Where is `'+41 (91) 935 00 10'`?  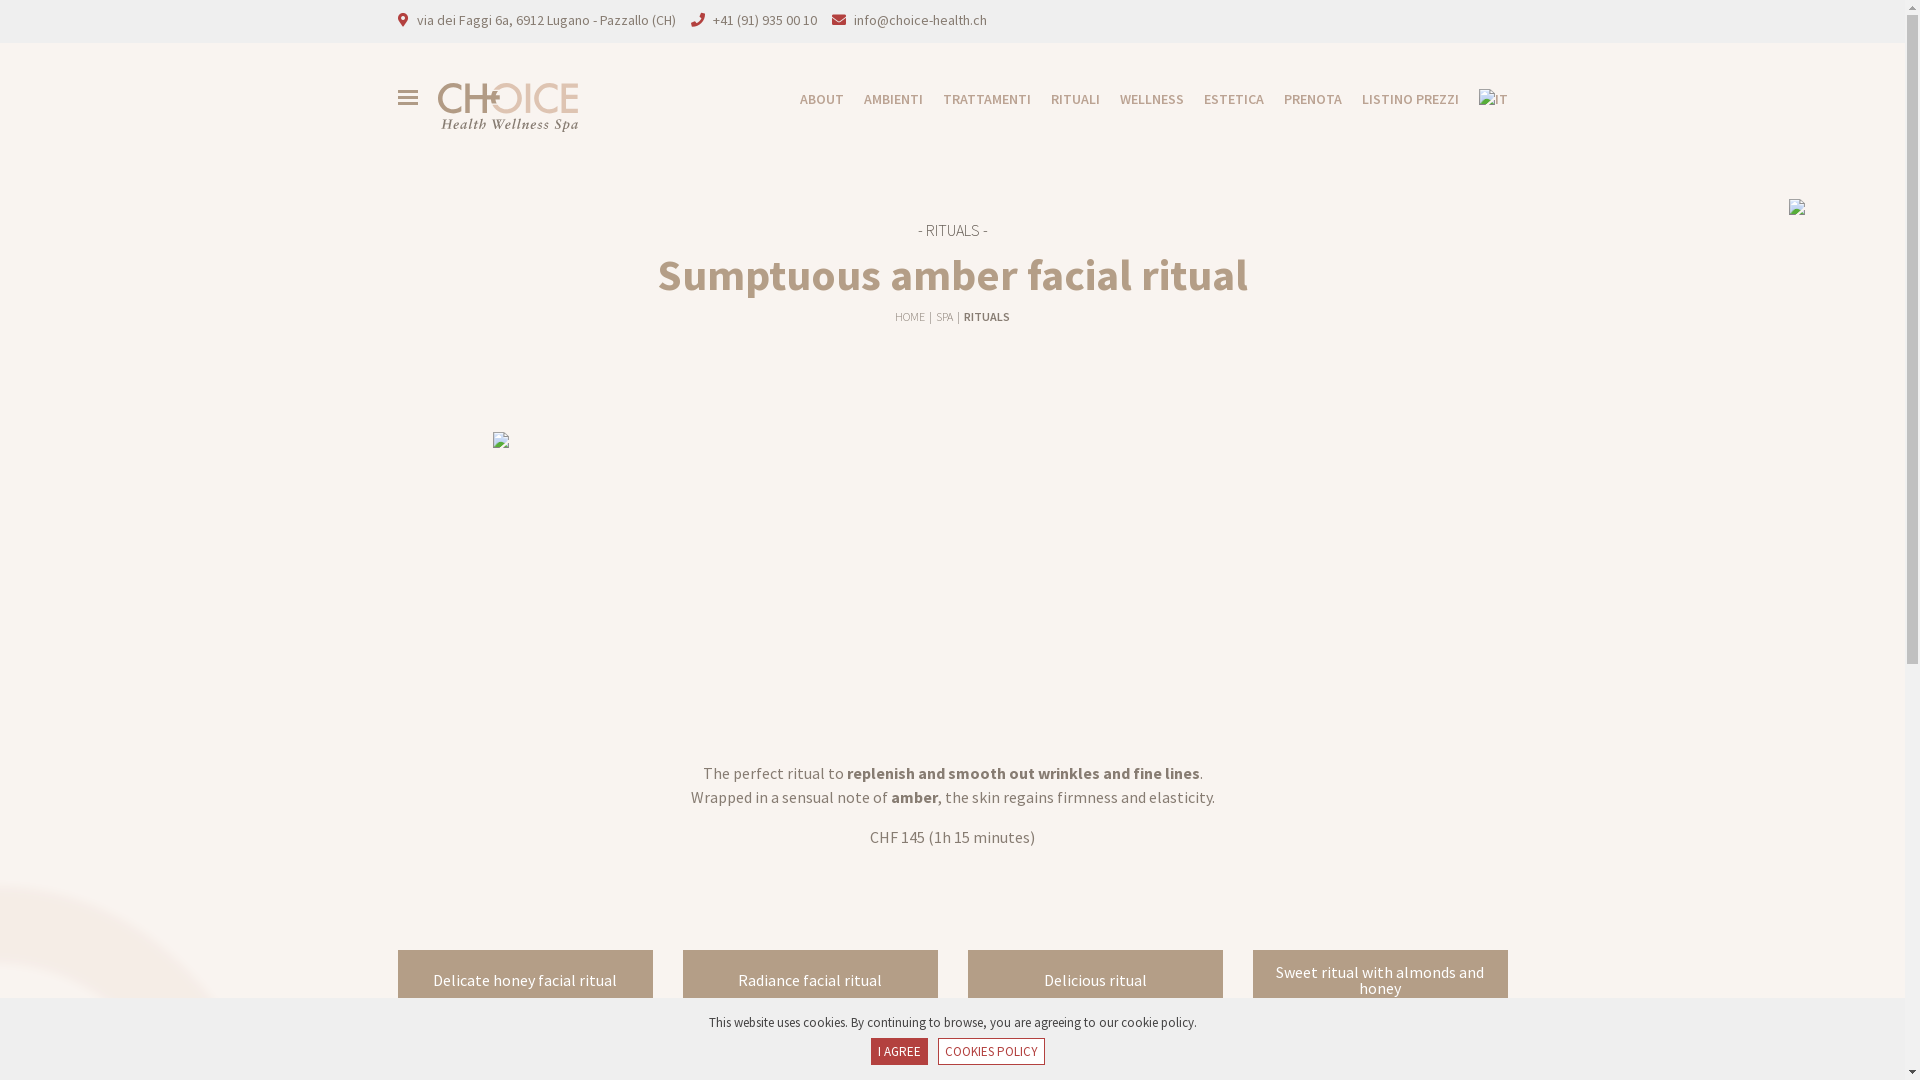
'+41 (91) 935 00 10' is located at coordinates (762, 19).